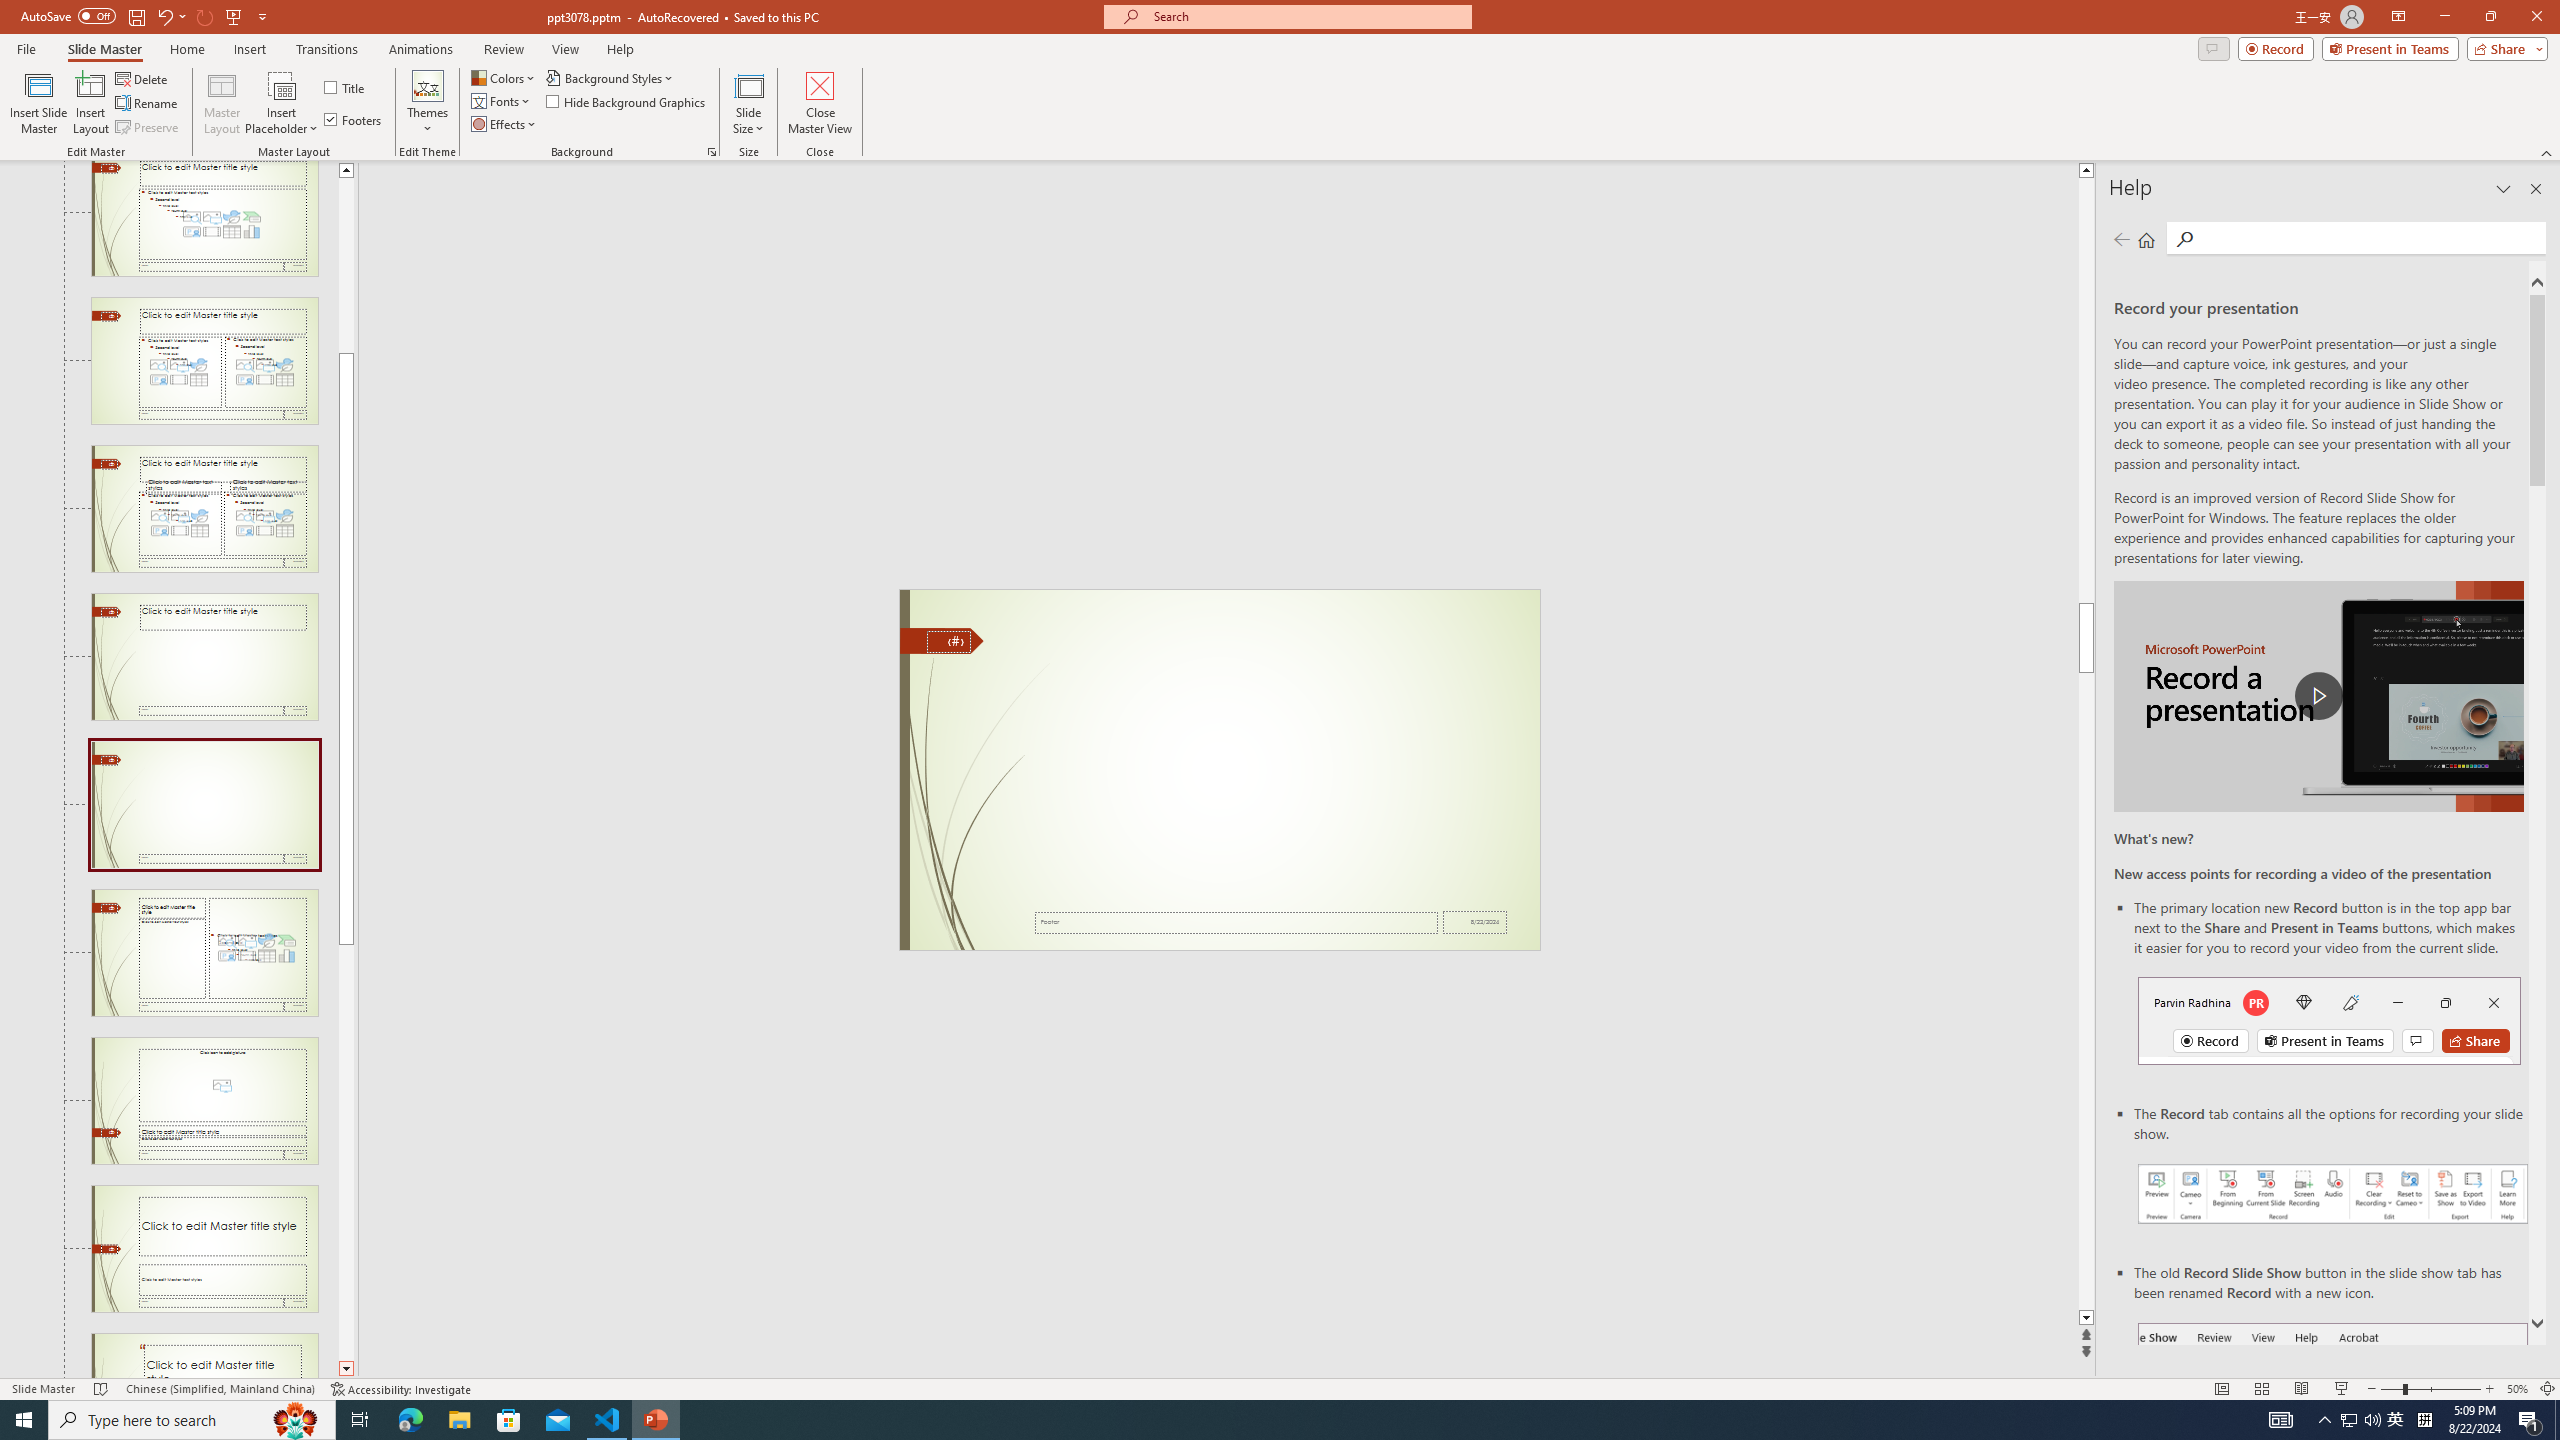 This screenshot has width=2560, height=1440. What do you see at coordinates (2535, 188) in the screenshot?
I see `'Close pane'` at bounding box center [2535, 188].